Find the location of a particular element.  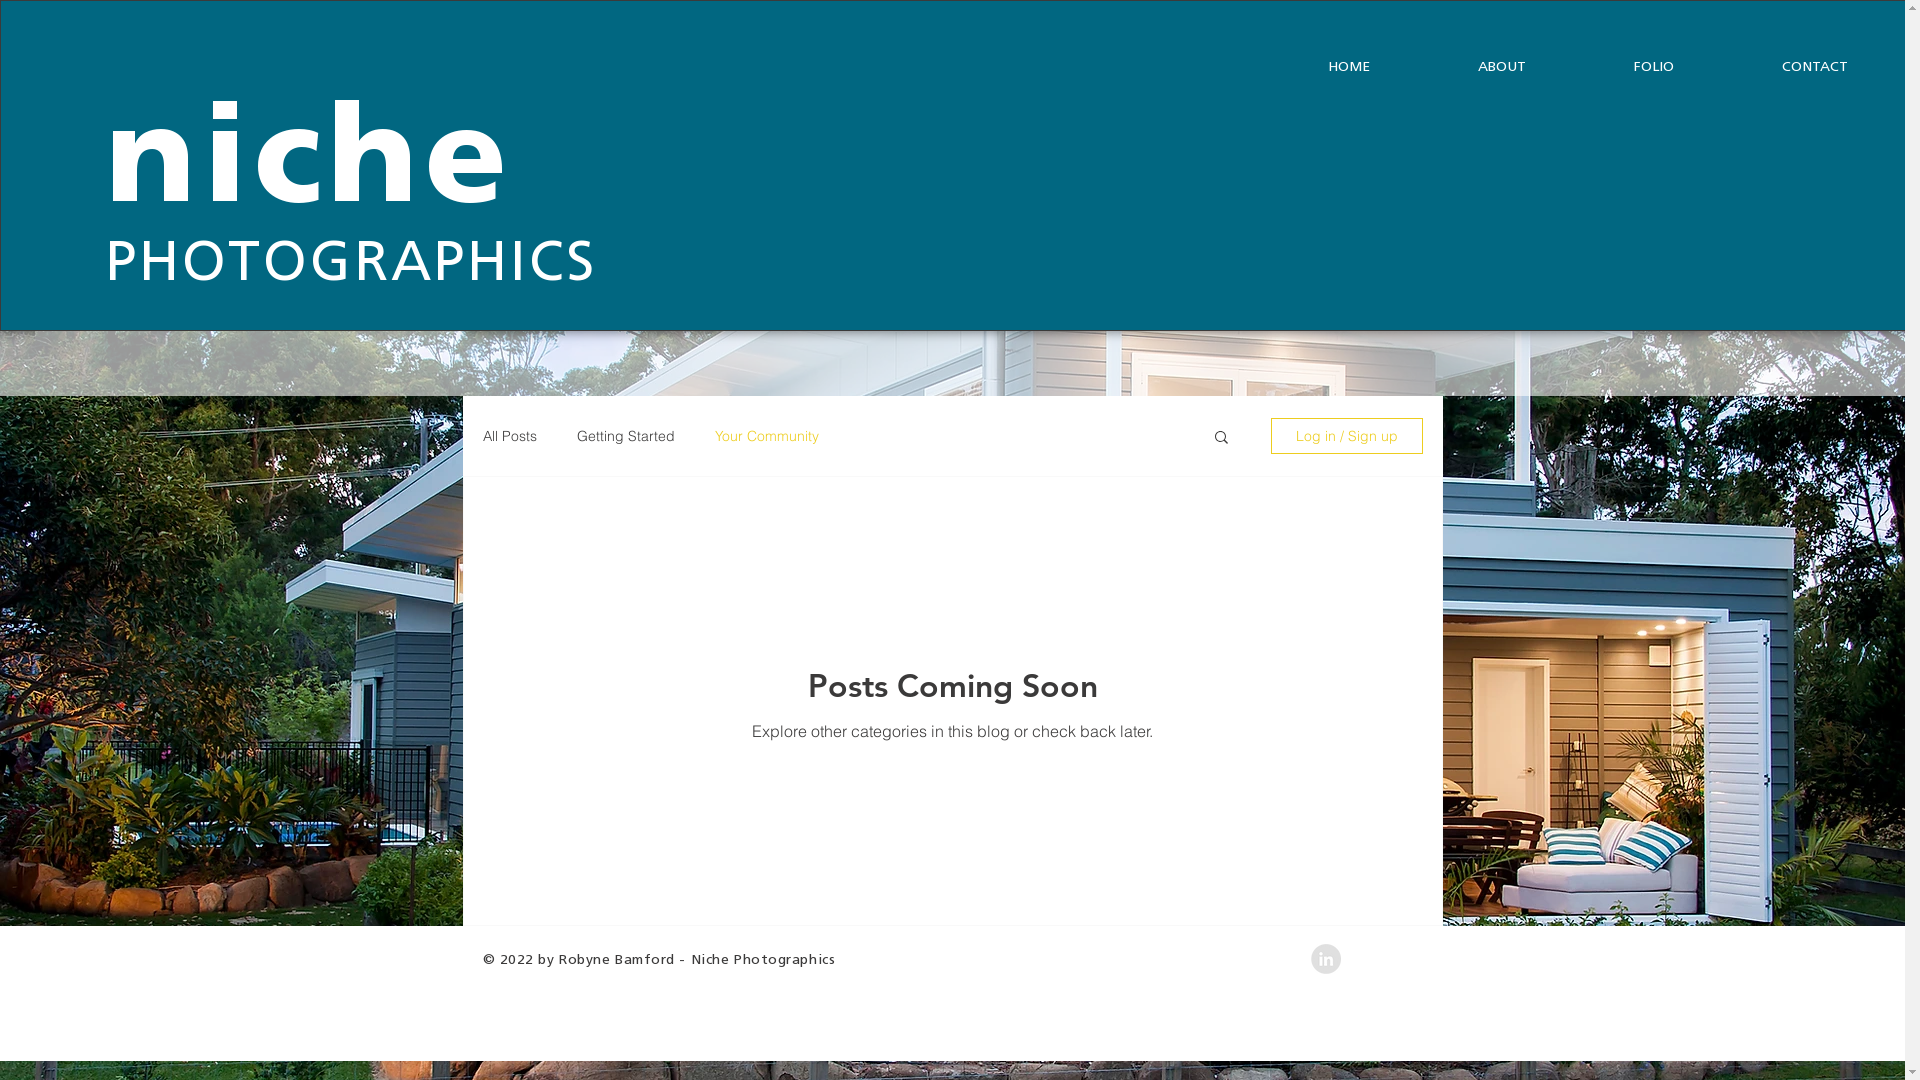

'CONTACT' is located at coordinates (1727, 65).